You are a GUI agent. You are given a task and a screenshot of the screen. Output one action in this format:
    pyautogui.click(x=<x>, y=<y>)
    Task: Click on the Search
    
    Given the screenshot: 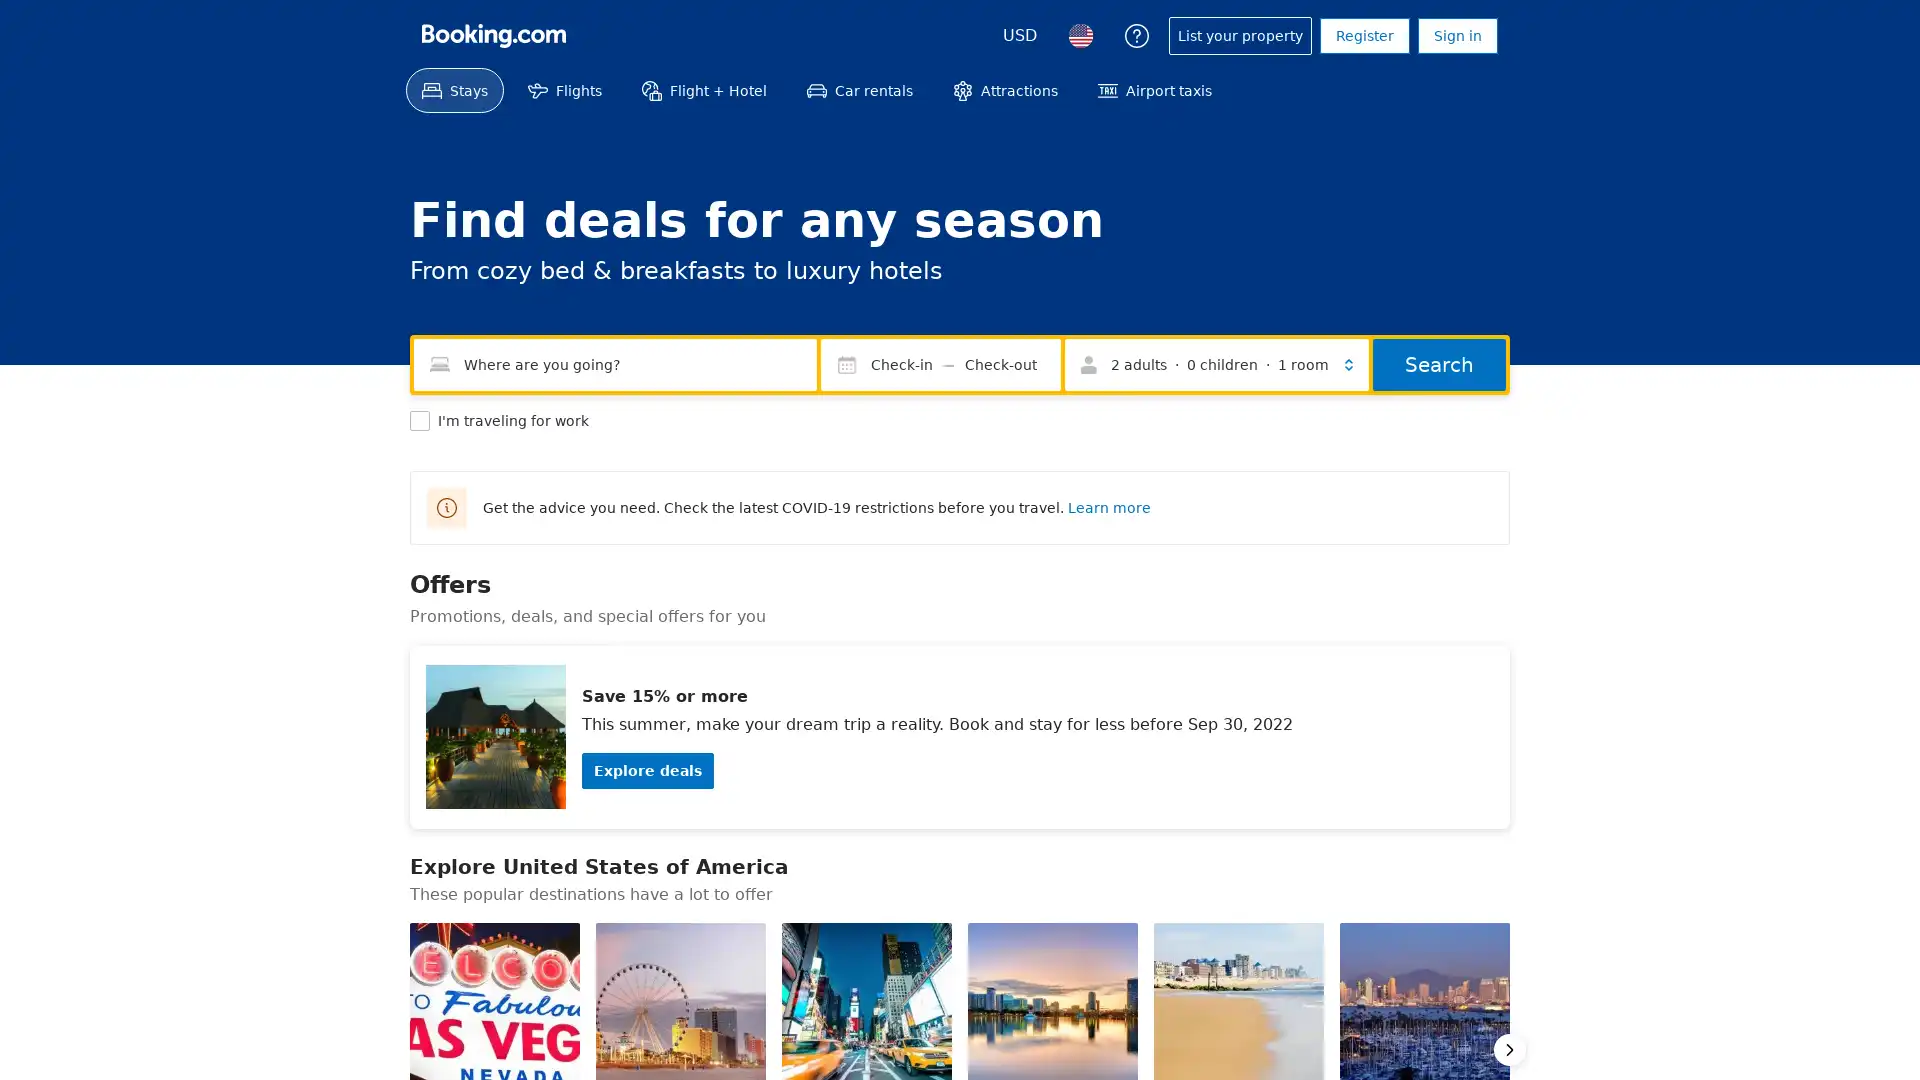 What is the action you would take?
    pyautogui.click(x=1438, y=365)
    